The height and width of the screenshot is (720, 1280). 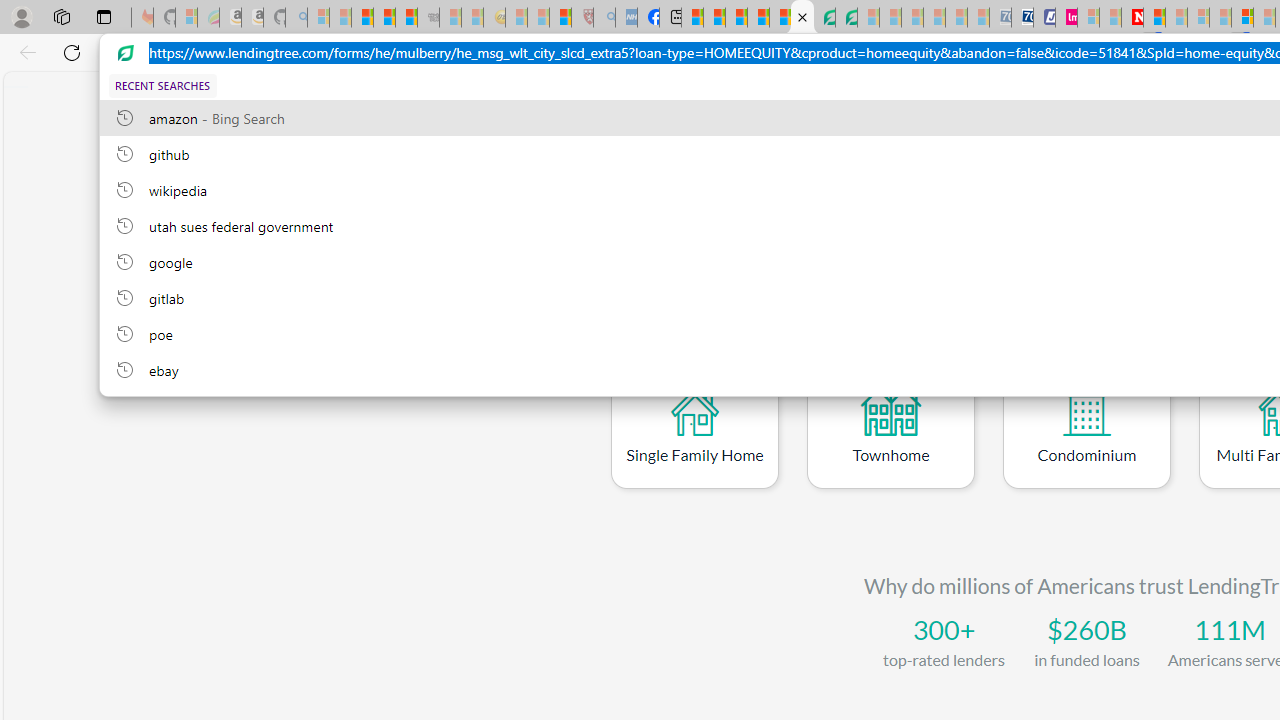 I want to click on 'Jobs - lastminute.com Investor Portal', so click(x=1065, y=17).